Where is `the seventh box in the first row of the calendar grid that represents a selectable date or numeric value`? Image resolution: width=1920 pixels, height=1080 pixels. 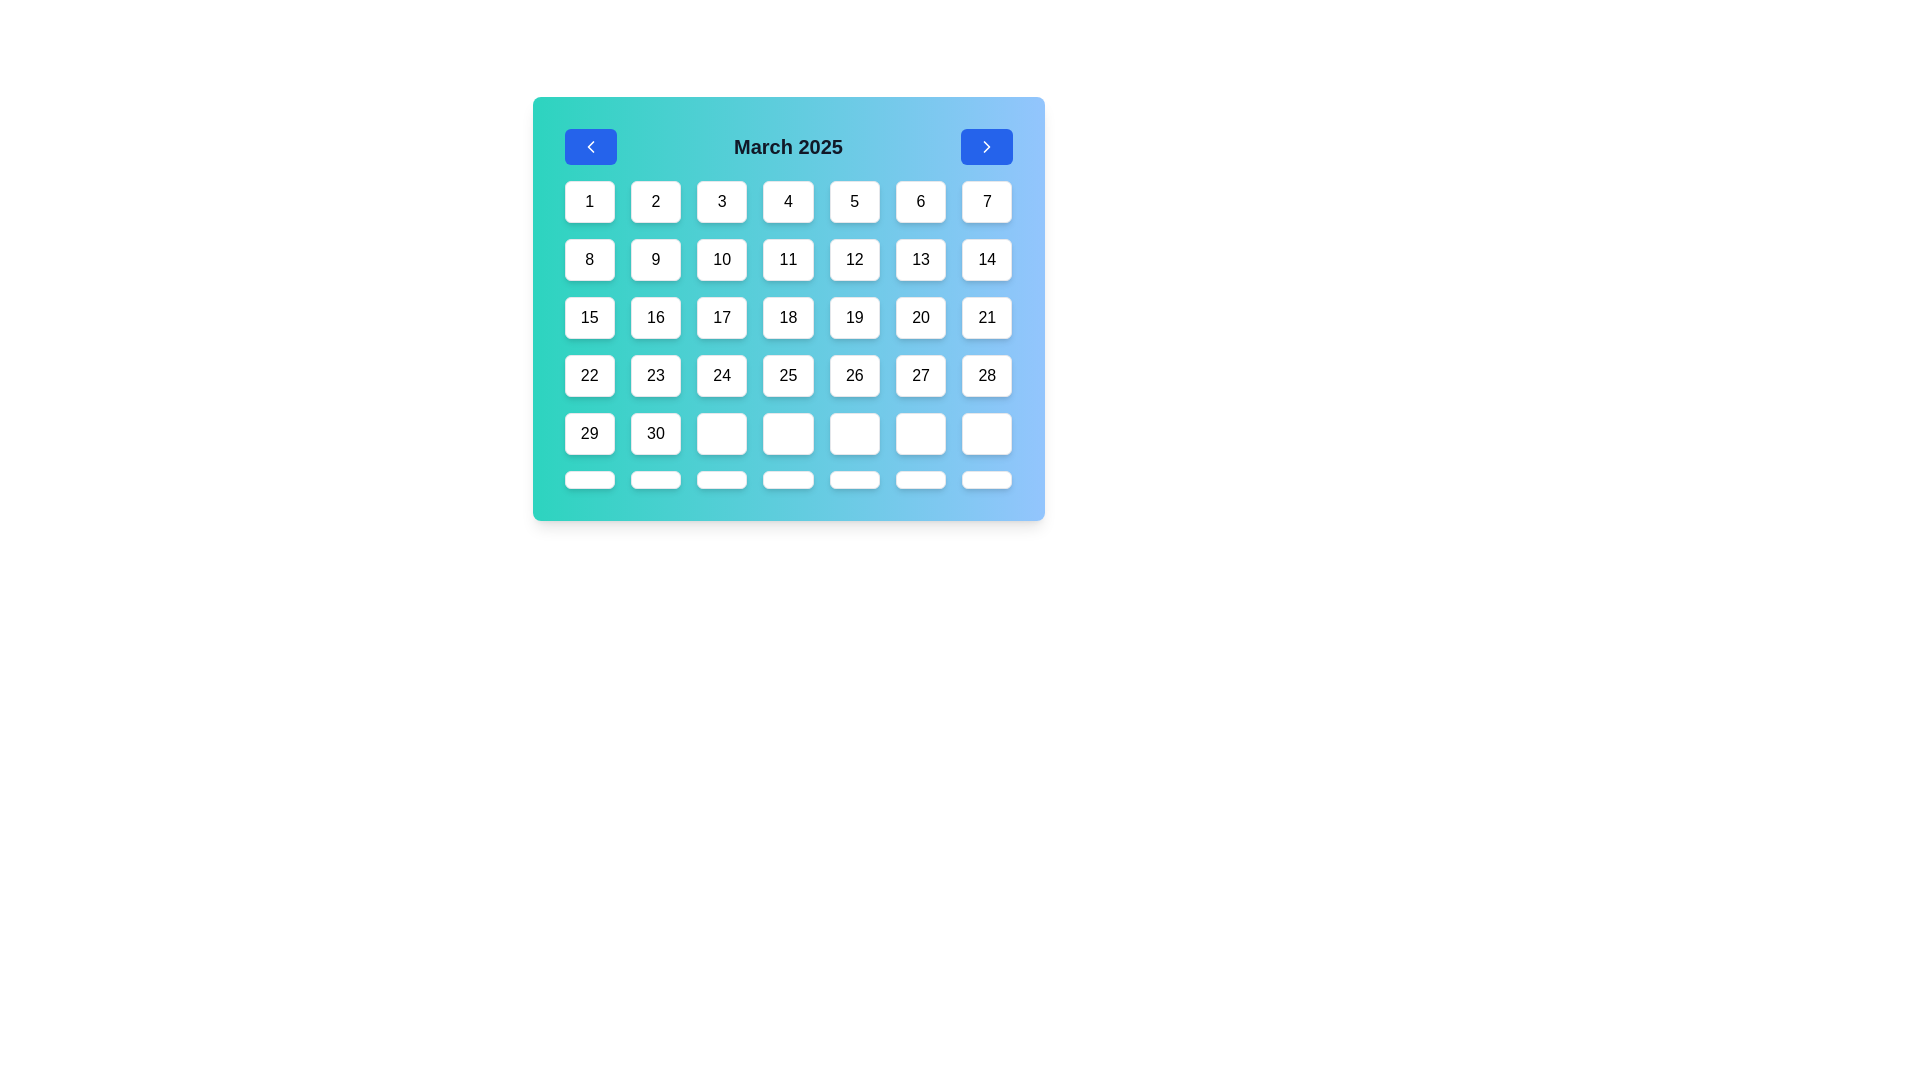
the seventh box in the first row of the calendar grid that represents a selectable date or numeric value is located at coordinates (987, 201).